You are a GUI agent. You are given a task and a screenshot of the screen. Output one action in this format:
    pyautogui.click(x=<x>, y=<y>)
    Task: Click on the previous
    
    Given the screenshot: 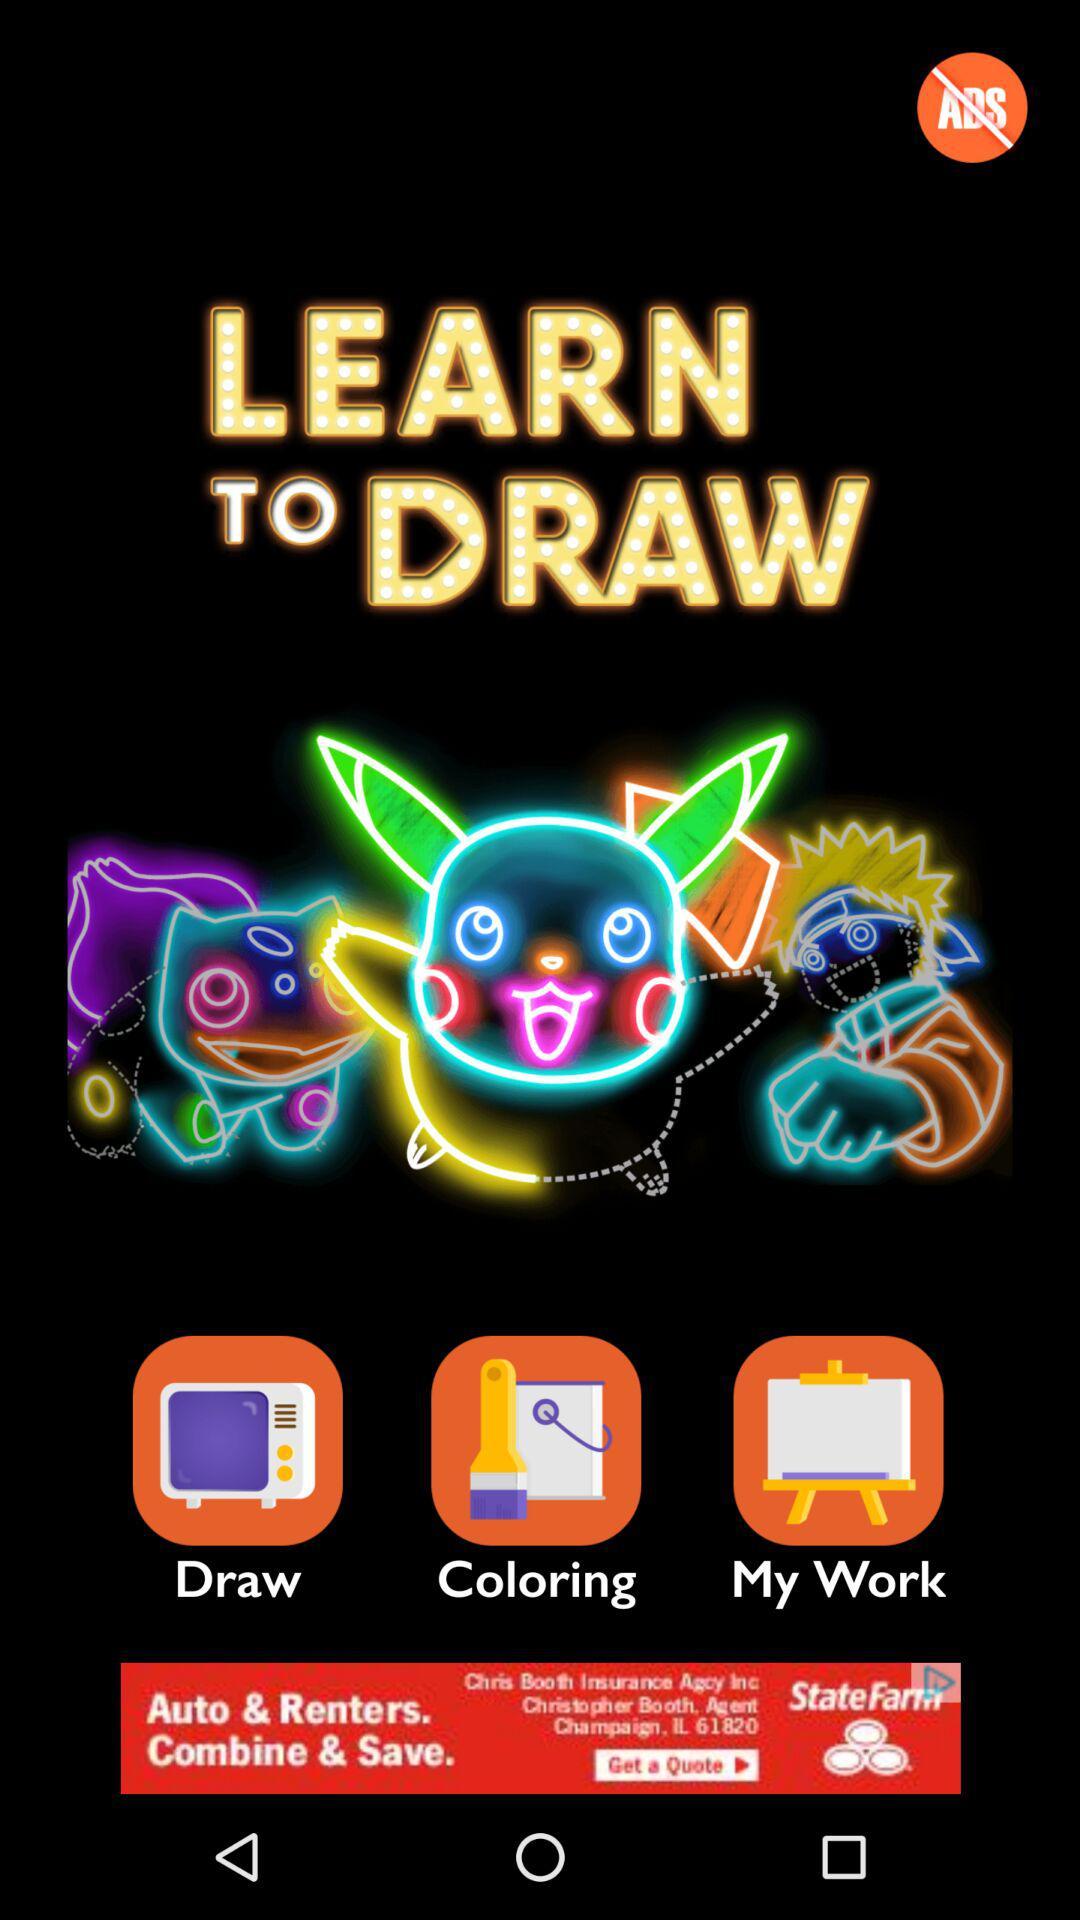 What is the action you would take?
    pyautogui.click(x=971, y=106)
    